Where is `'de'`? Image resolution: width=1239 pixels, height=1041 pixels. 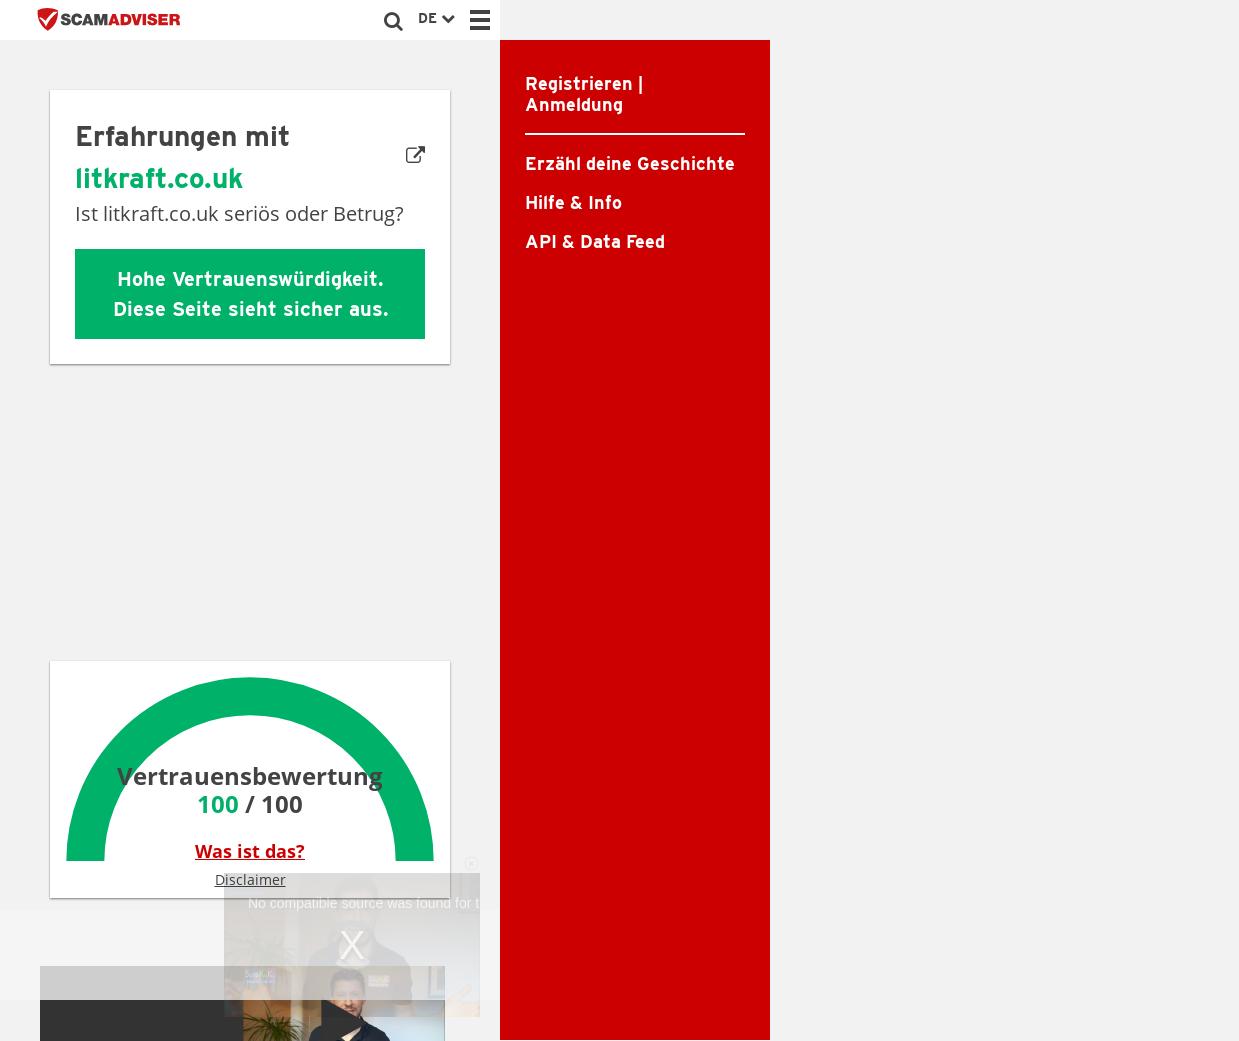 'de' is located at coordinates (428, 17).